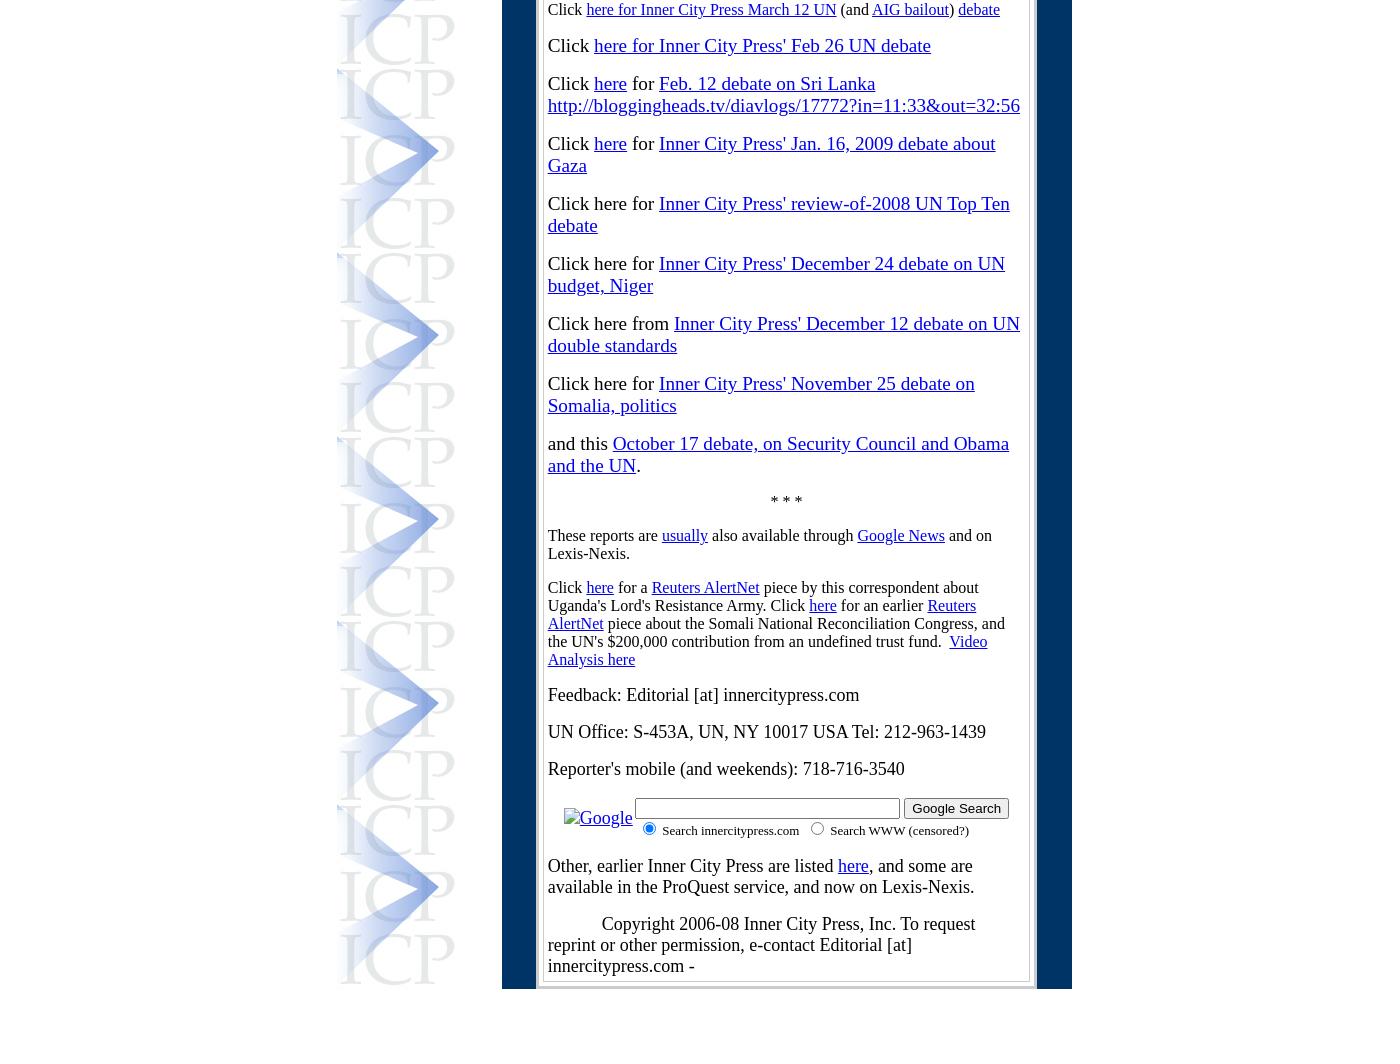 This screenshot has width=1400, height=1064. Describe the element at coordinates (775, 605) in the screenshot. I see `'C'` at that location.